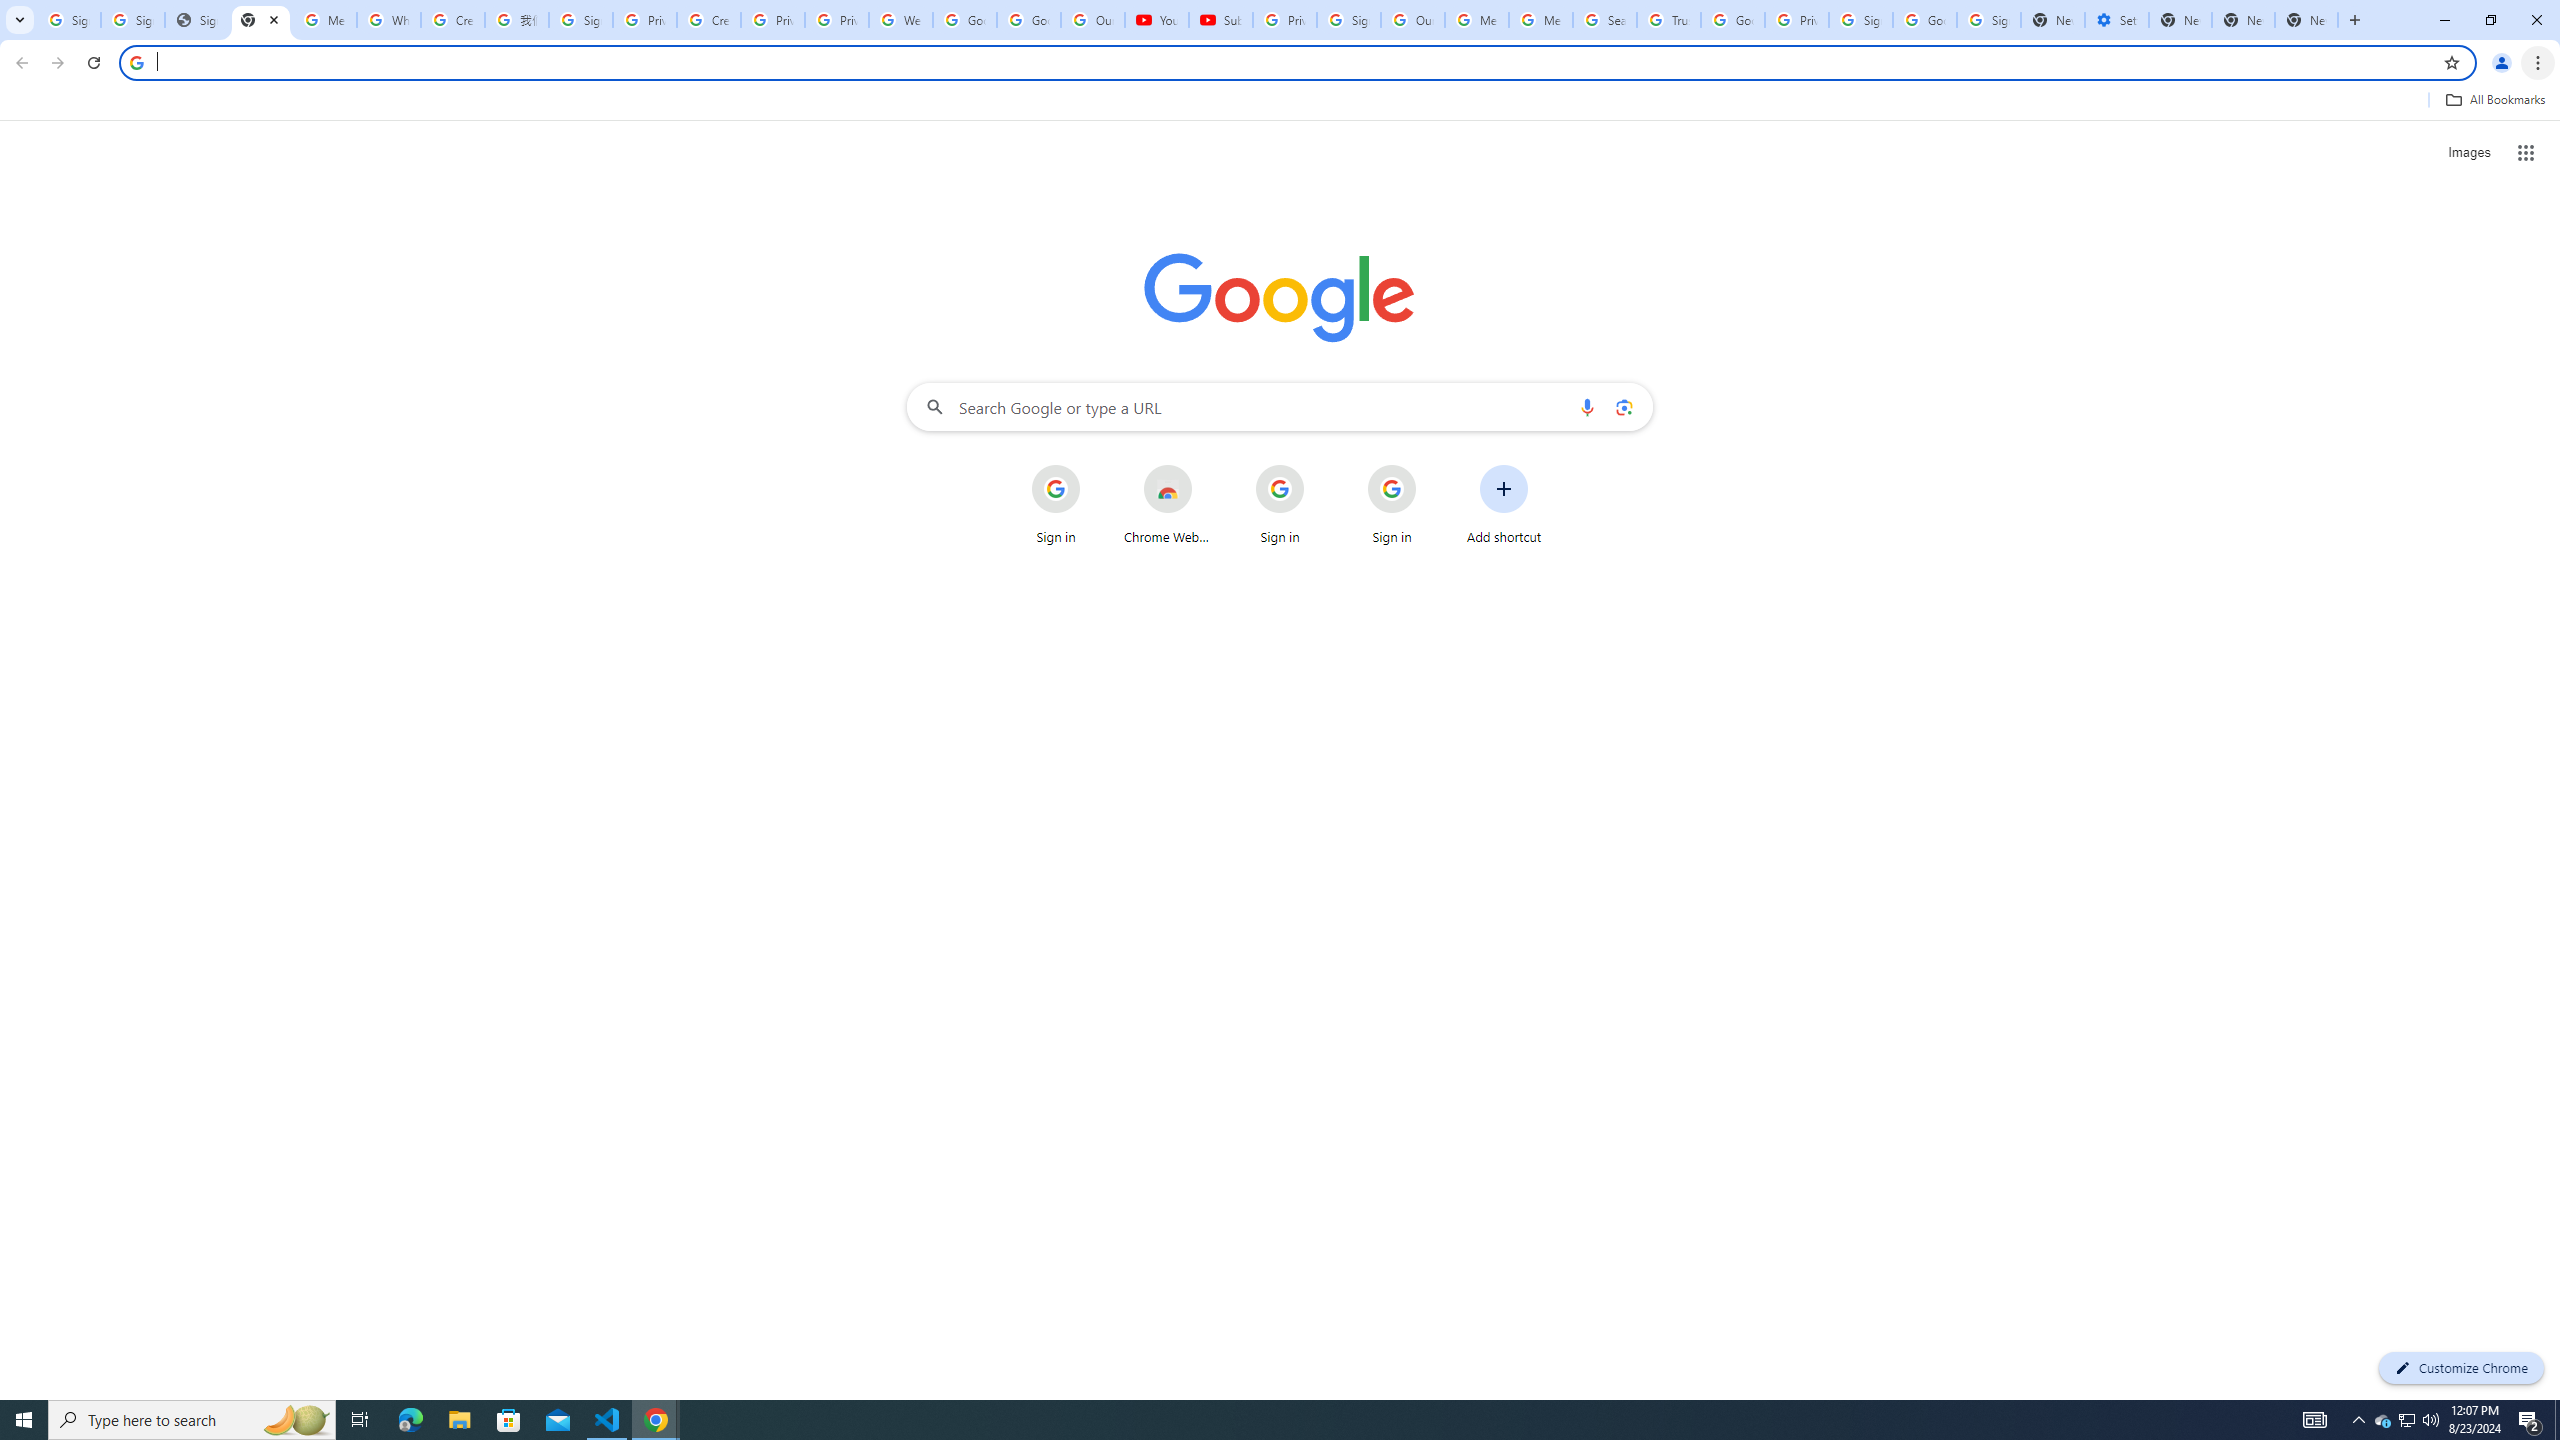  Describe the element at coordinates (2490, 19) in the screenshot. I see `'Restore'` at that location.